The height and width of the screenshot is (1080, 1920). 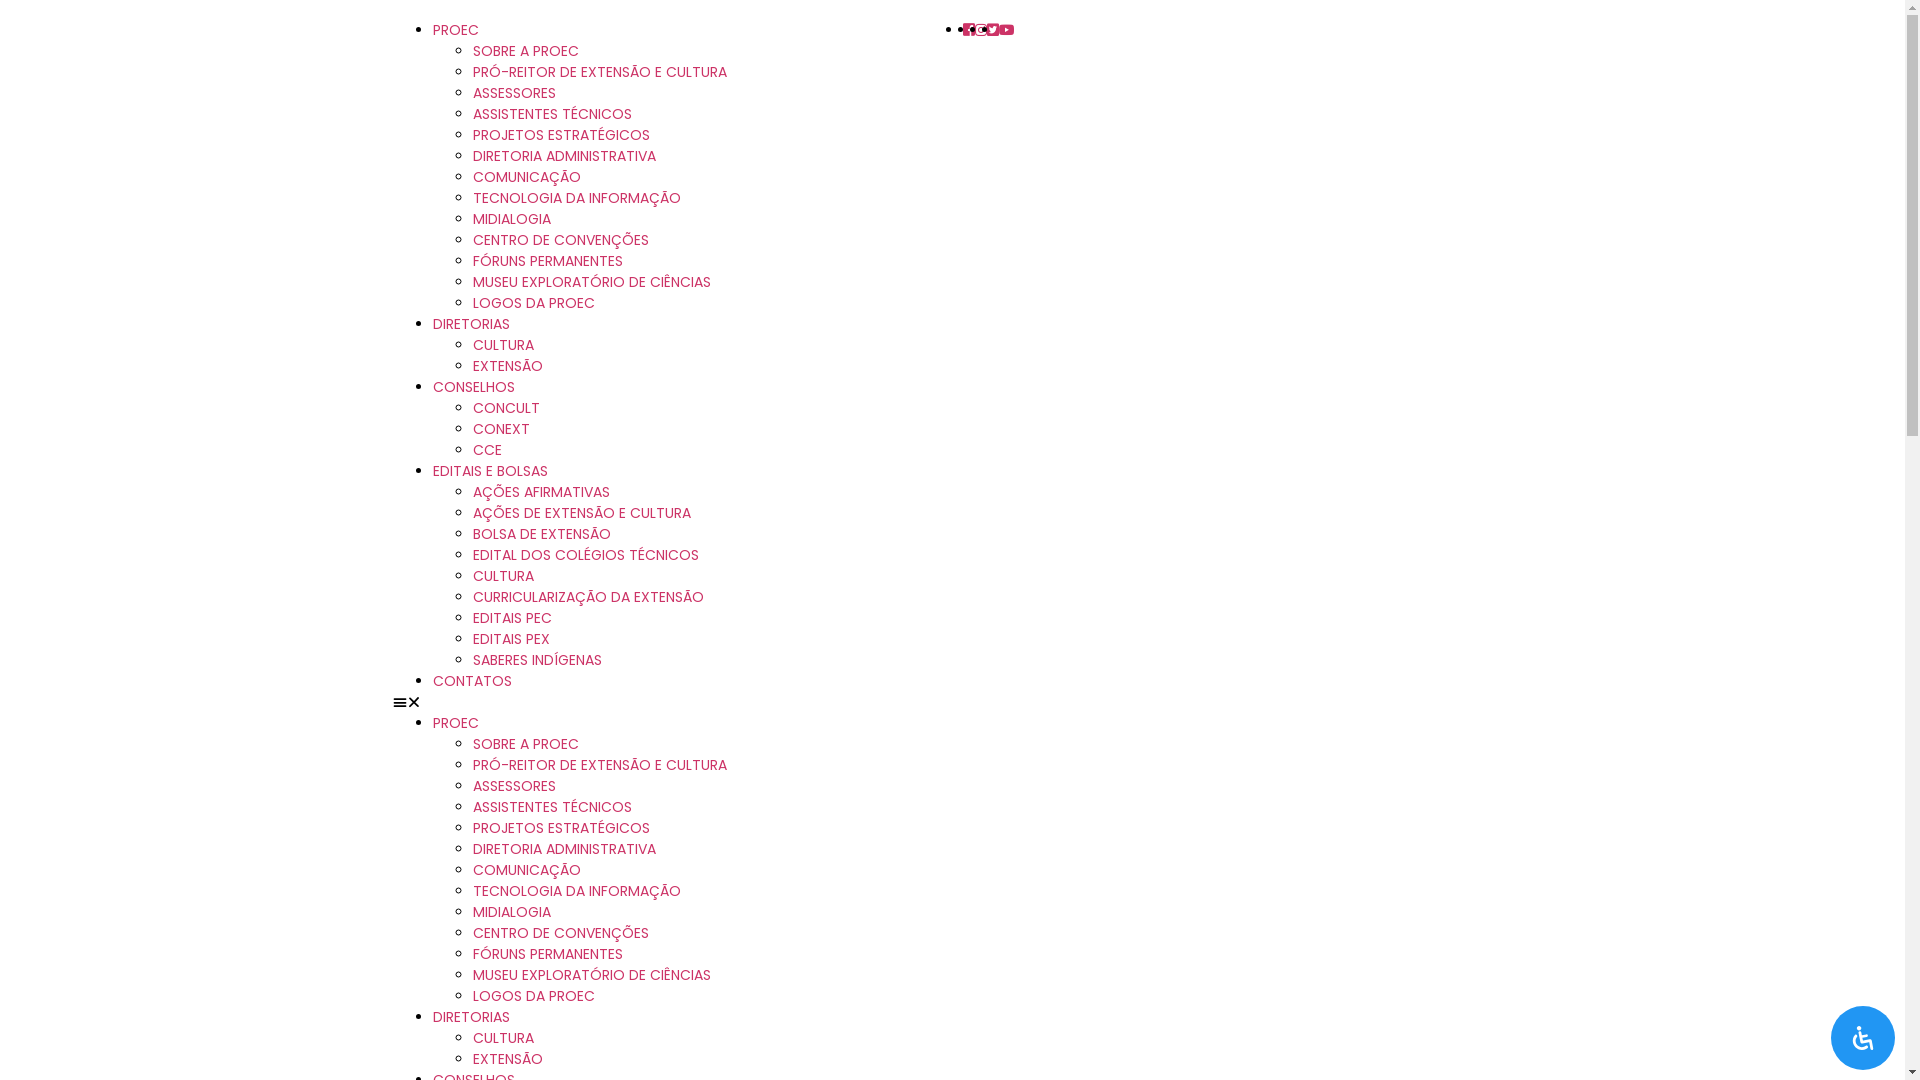 I want to click on 'CCE', so click(x=470, y=450).